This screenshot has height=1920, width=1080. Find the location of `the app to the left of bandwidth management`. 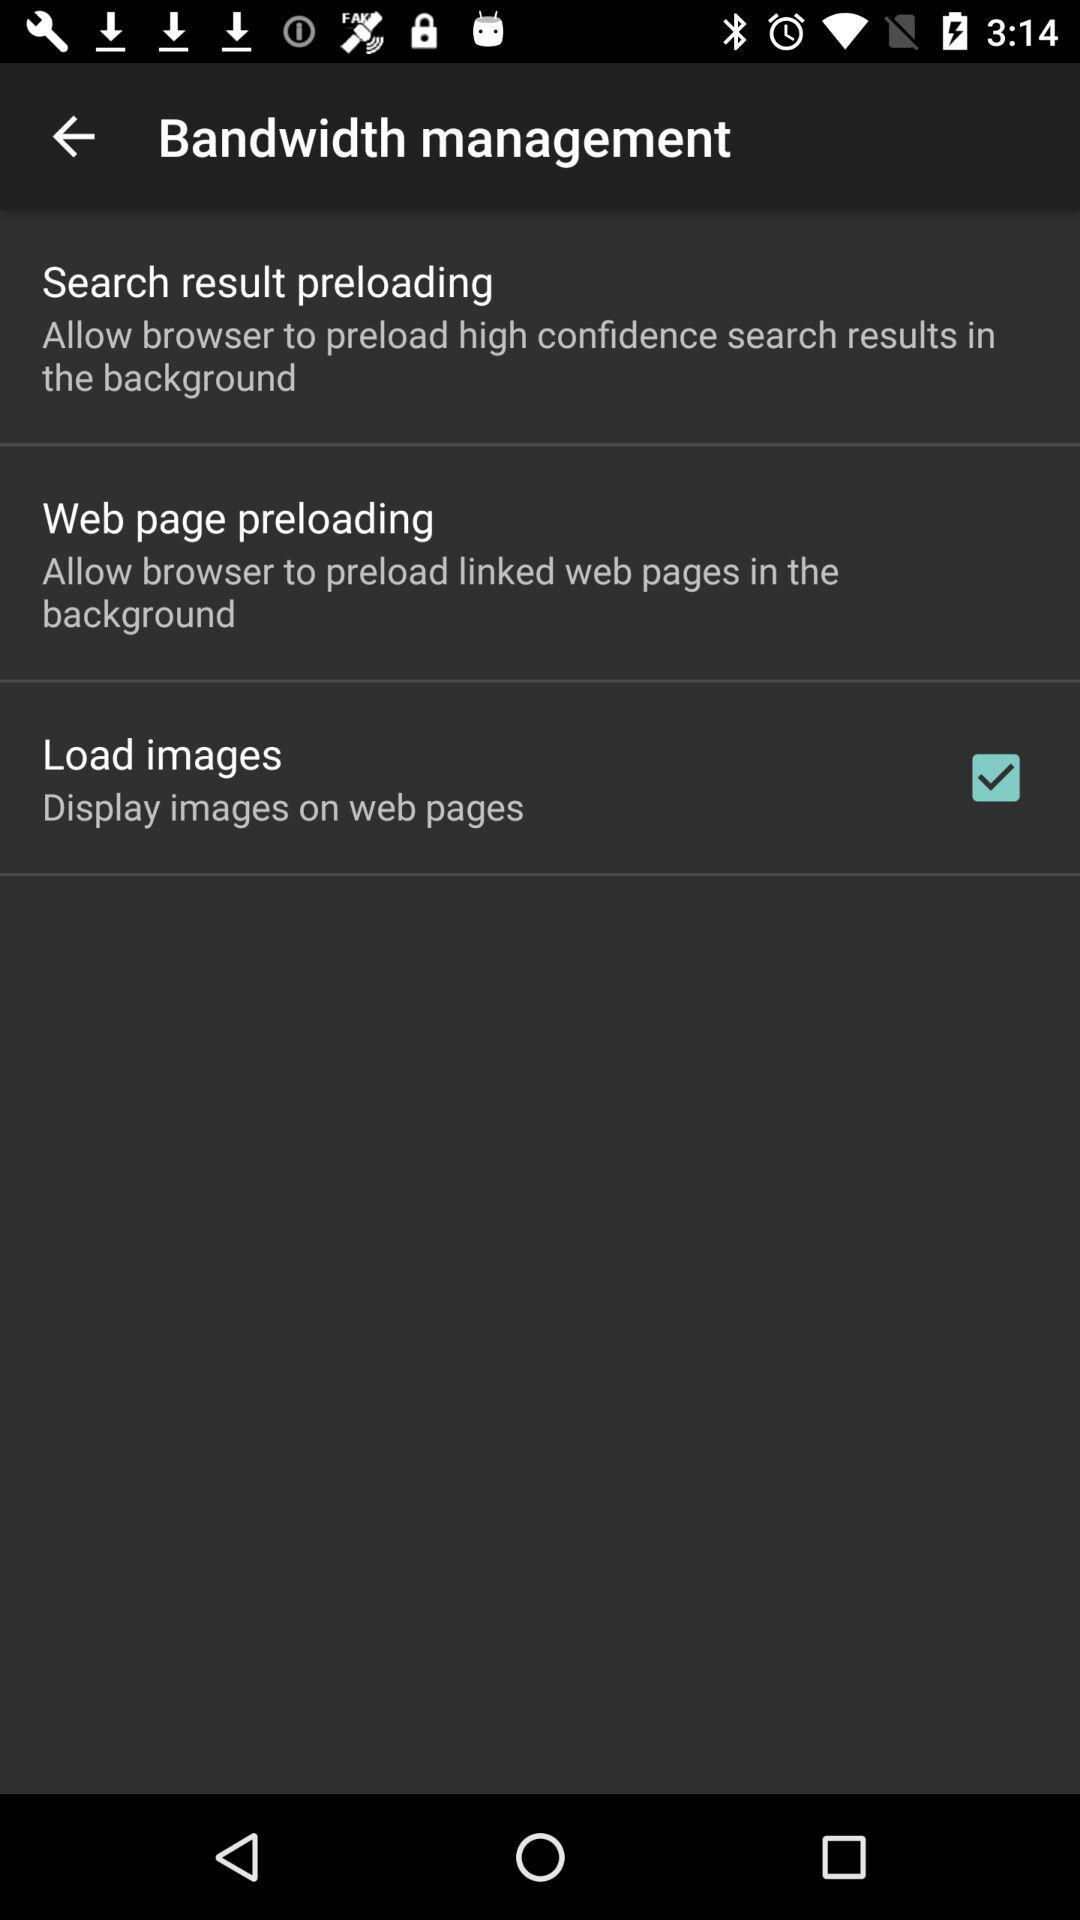

the app to the left of bandwidth management is located at coordinates (72, 135).